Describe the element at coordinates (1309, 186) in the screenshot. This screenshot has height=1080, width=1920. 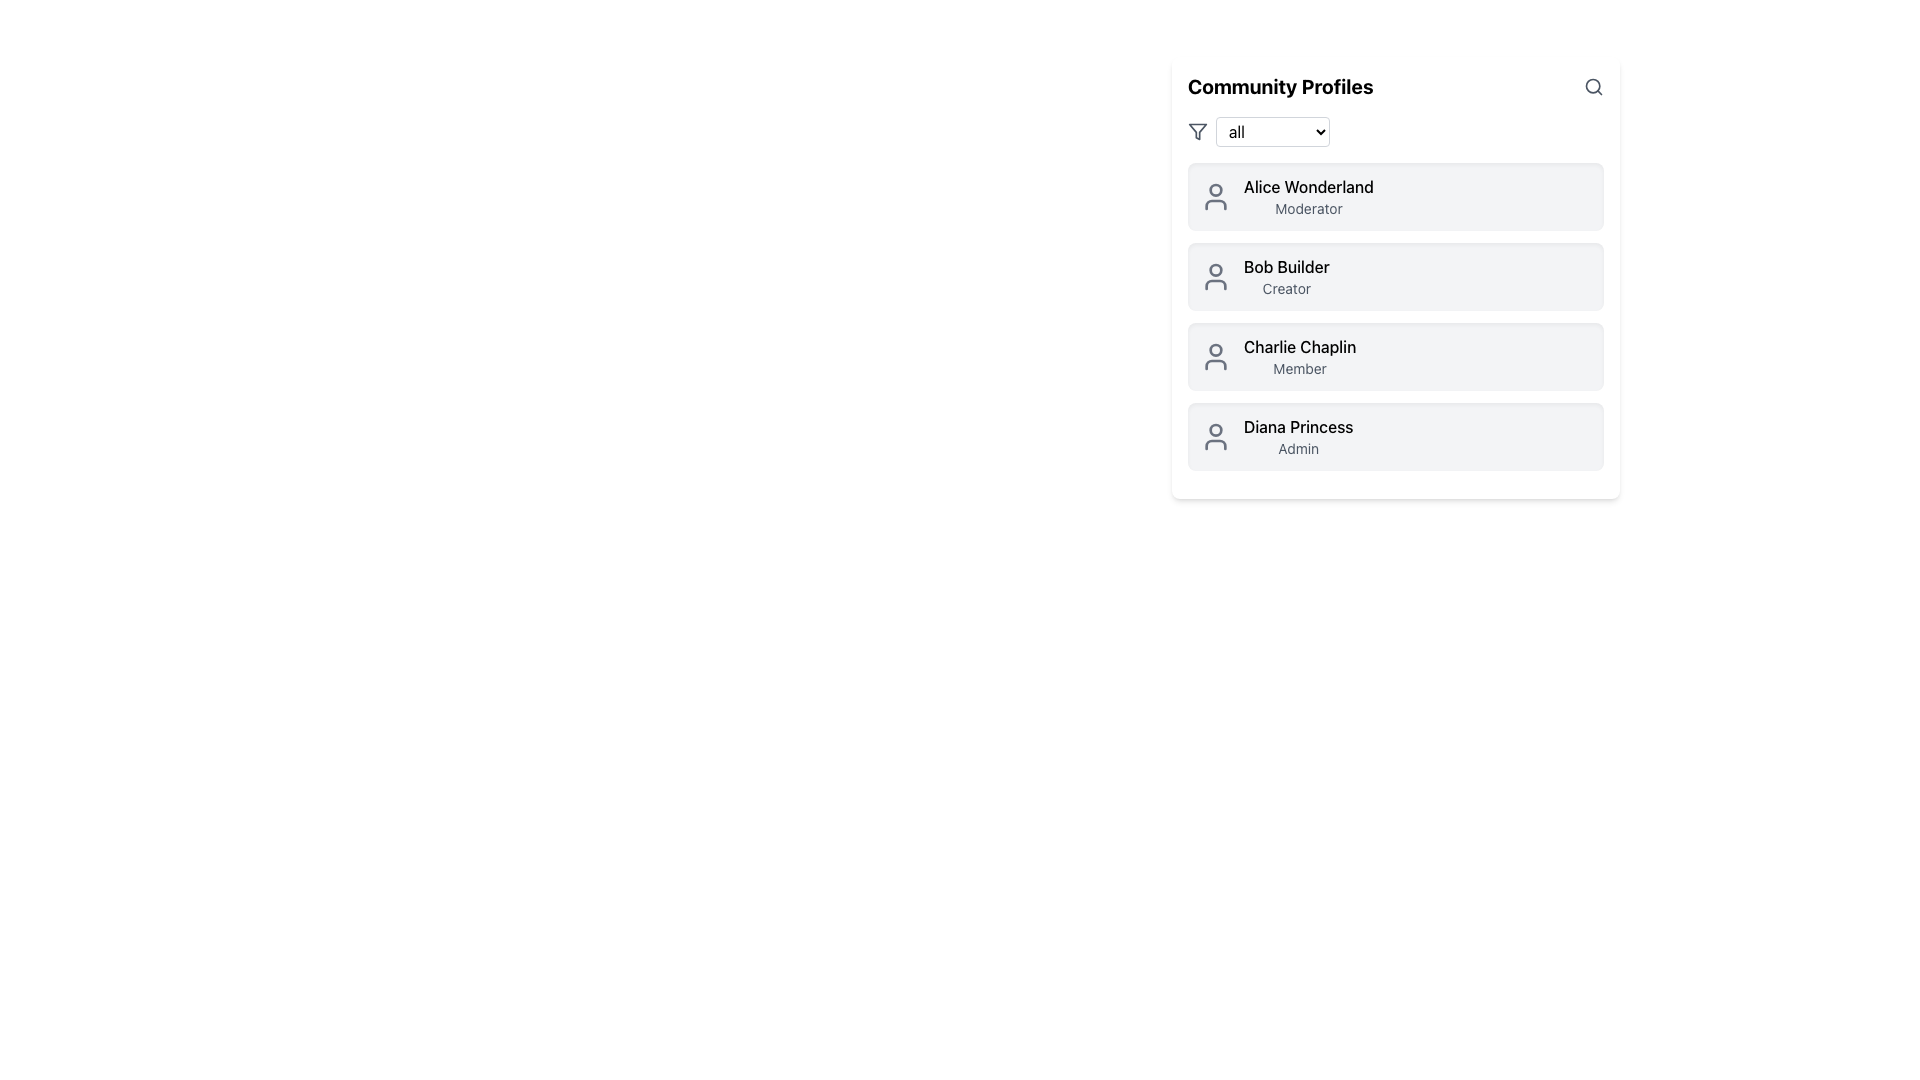
I see `the text label displaying 'Alice Wonderland' positioned at the top of the 'Community Profiles' list for reading` at that location.